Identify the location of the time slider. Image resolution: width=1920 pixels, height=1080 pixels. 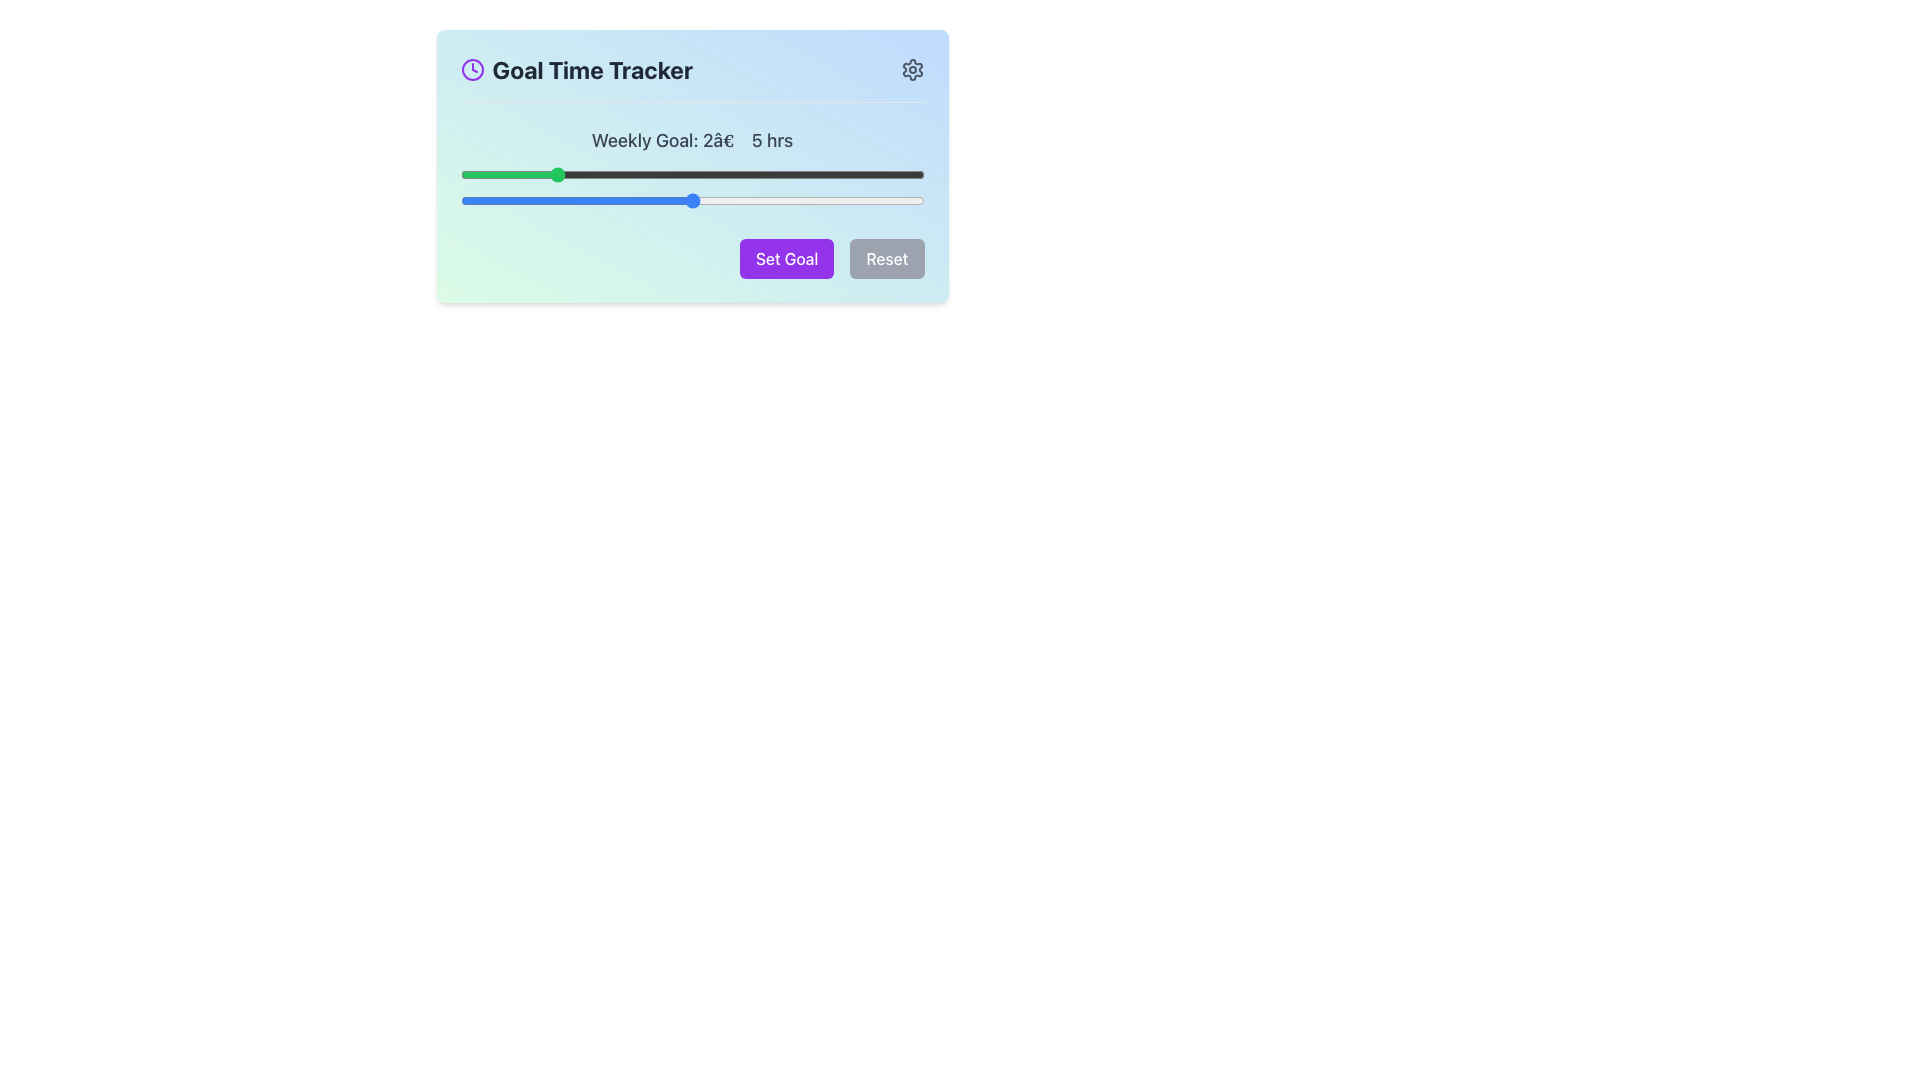
(692, 173).